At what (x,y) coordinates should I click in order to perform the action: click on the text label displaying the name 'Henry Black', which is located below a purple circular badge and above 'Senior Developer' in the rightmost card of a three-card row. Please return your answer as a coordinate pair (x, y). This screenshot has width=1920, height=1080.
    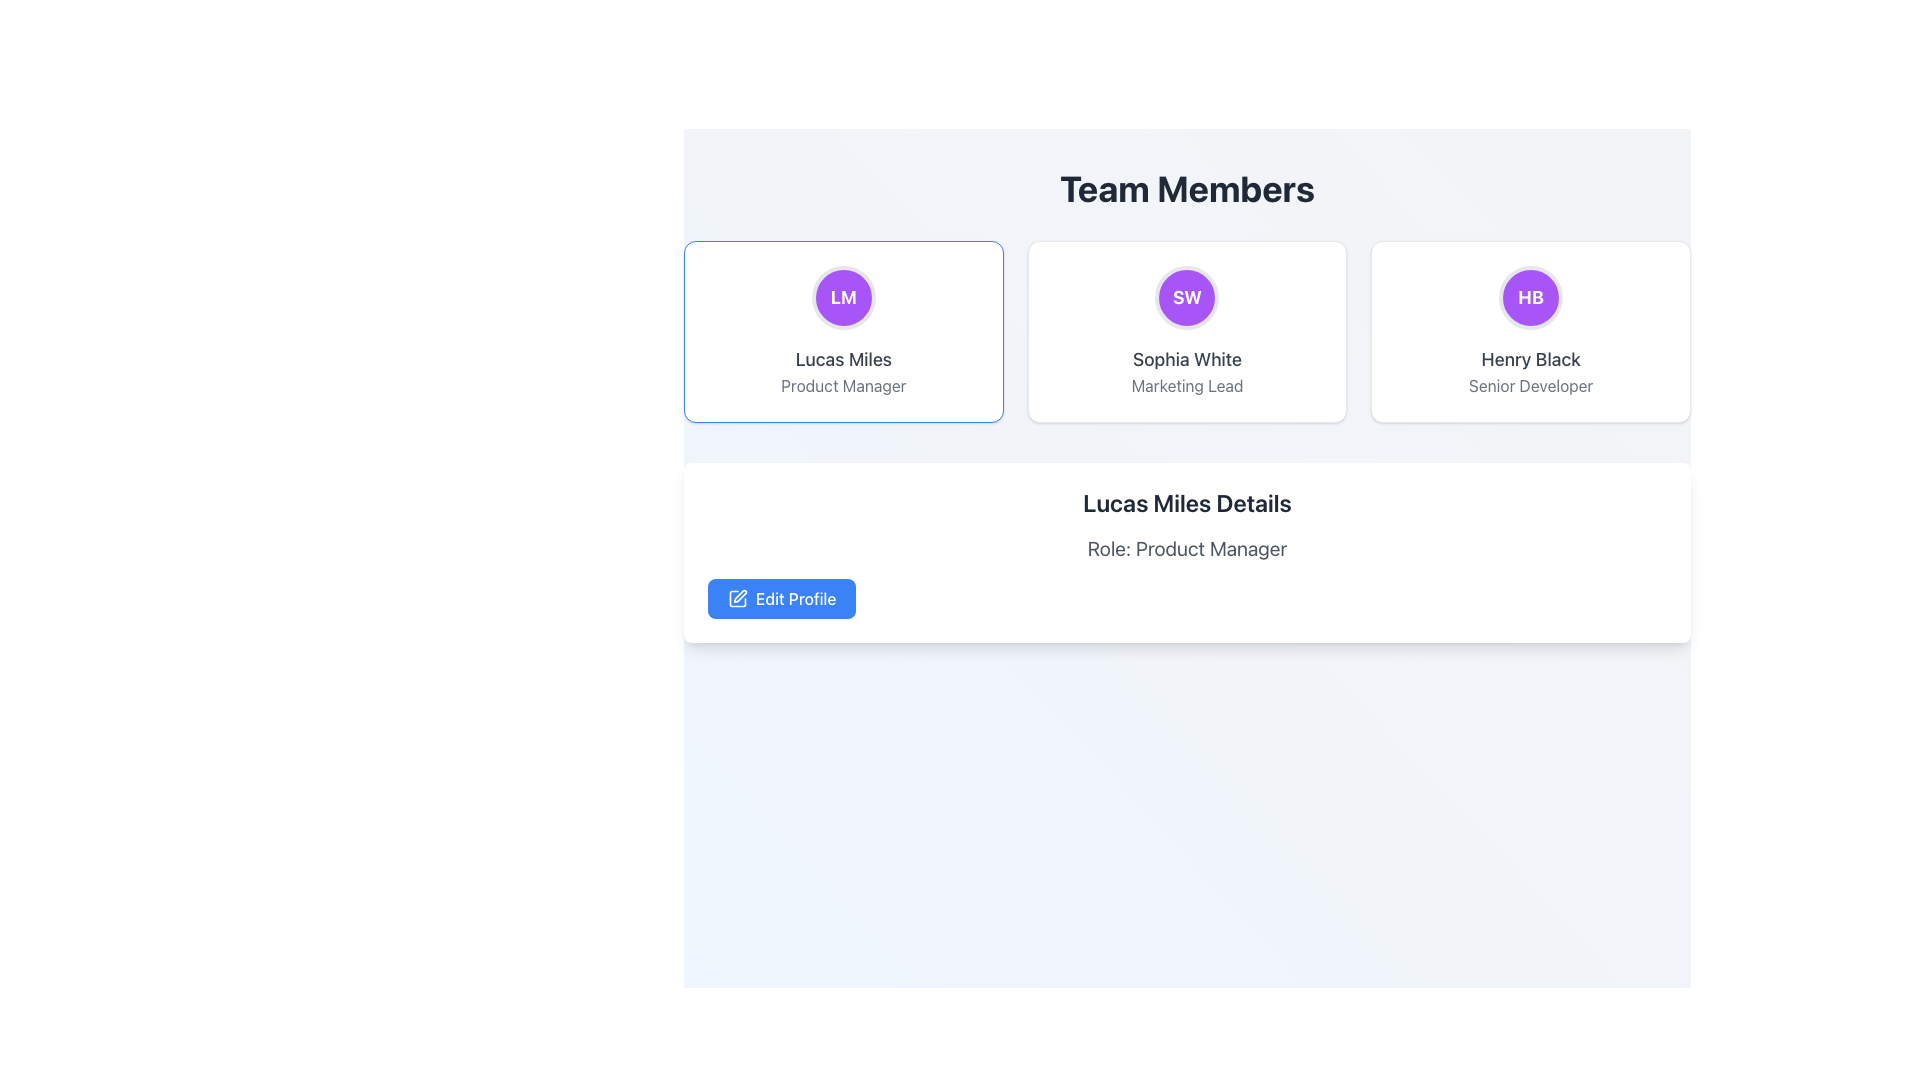
    Looking at the image, I should click on (1530, 358).